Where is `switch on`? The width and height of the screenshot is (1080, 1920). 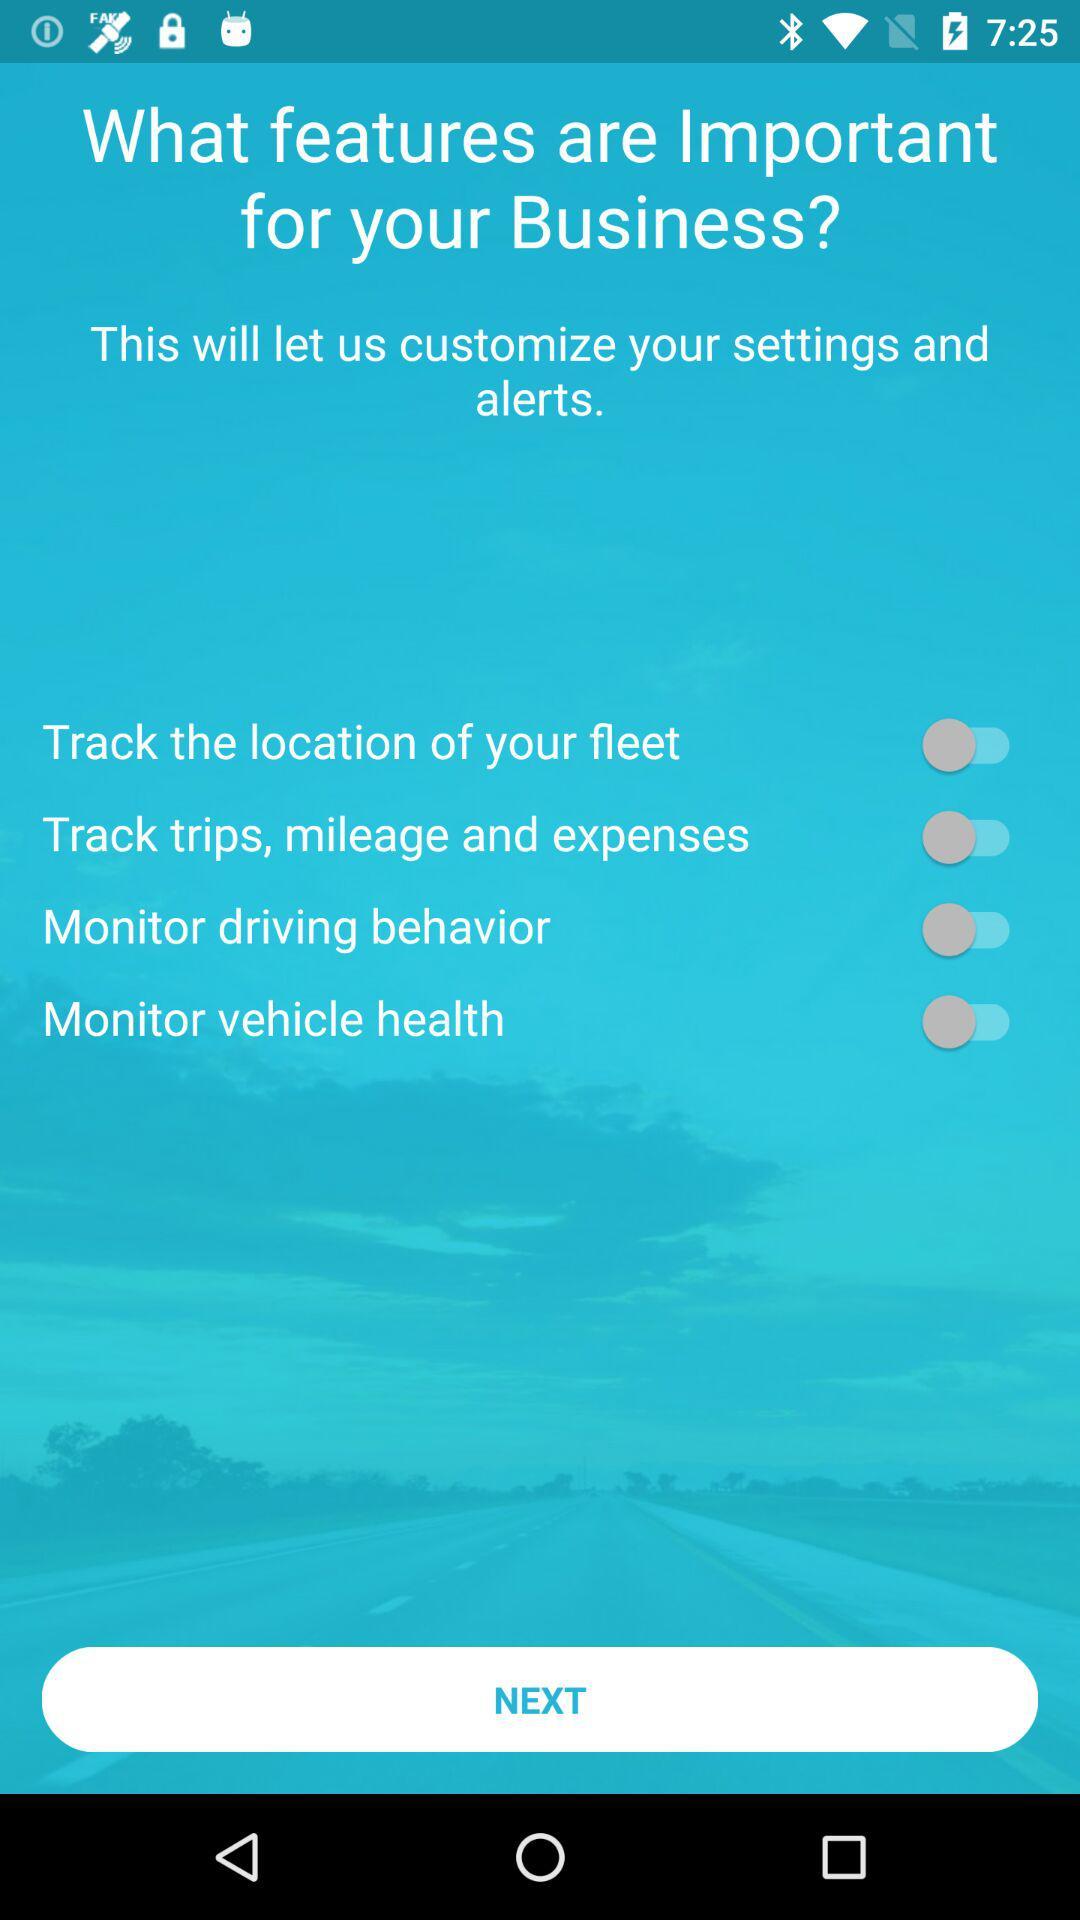
switch on is located at coordinates (974, 928).